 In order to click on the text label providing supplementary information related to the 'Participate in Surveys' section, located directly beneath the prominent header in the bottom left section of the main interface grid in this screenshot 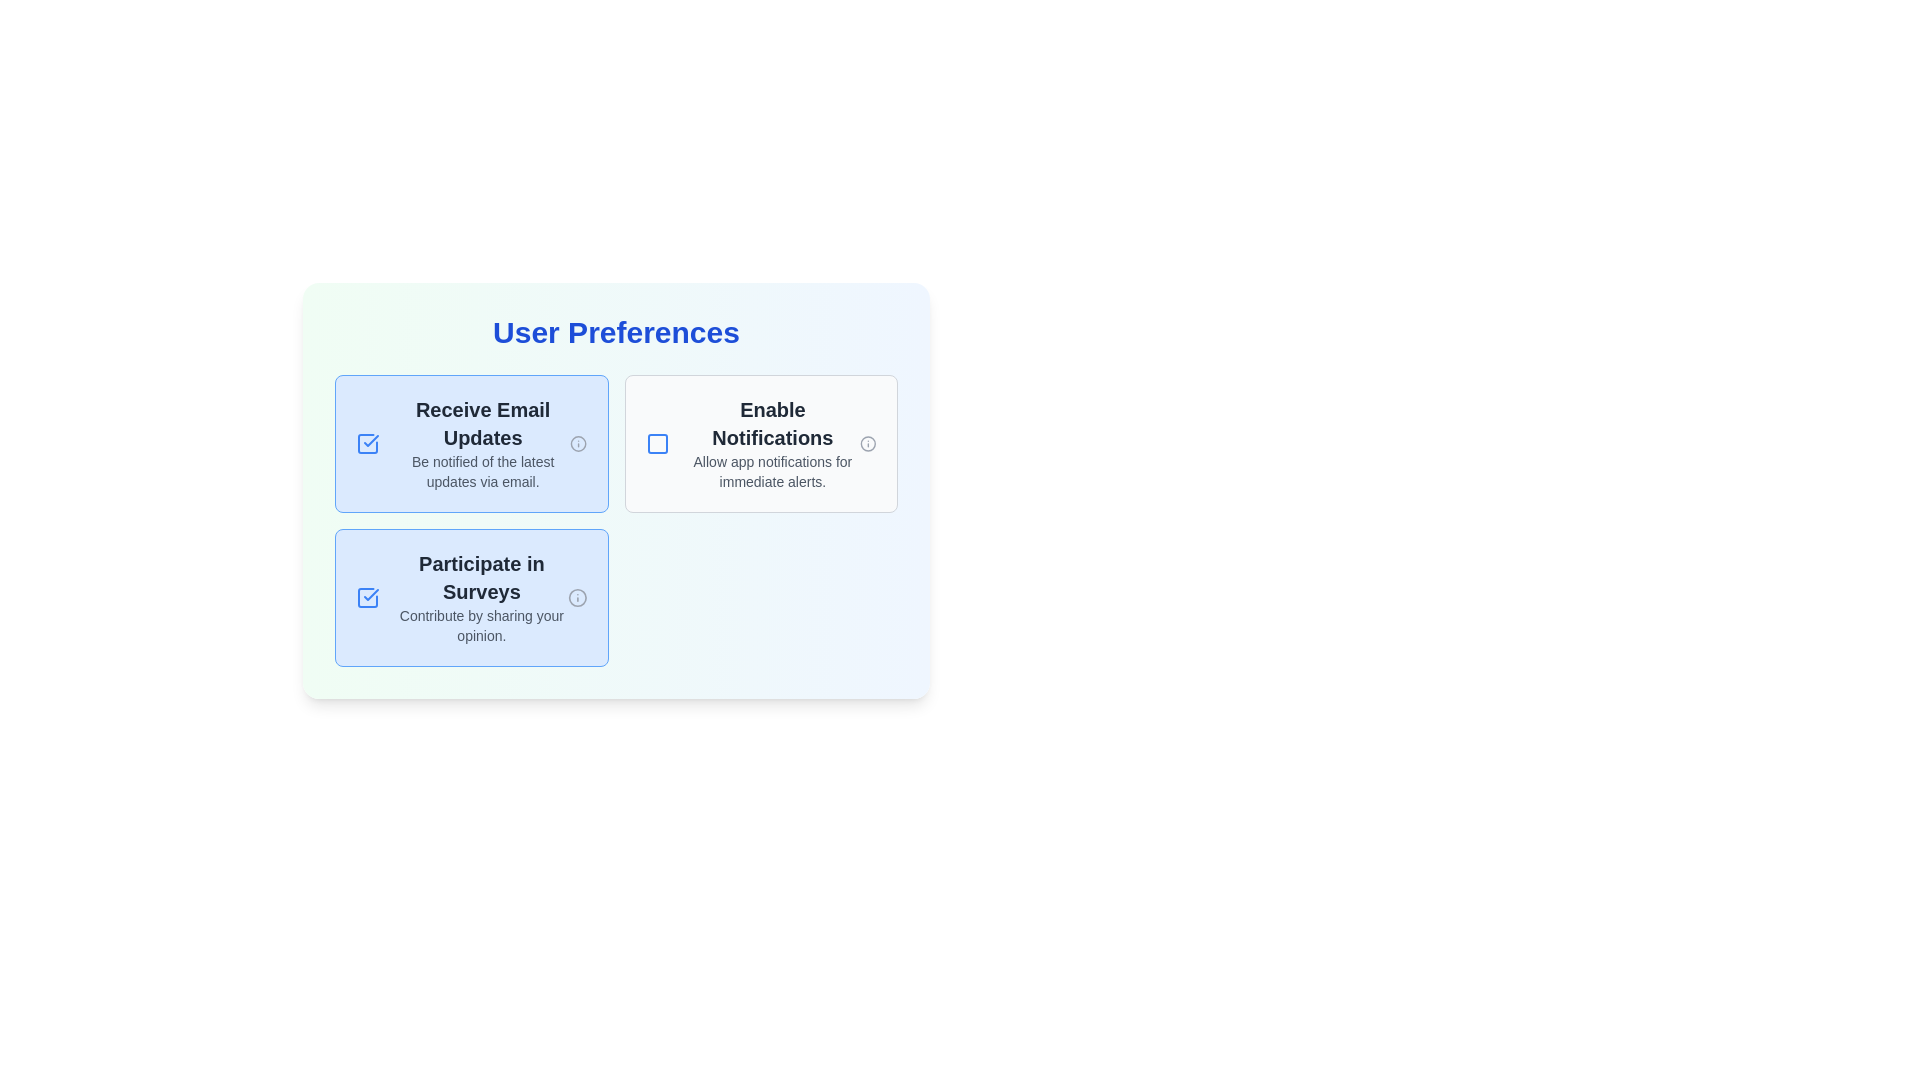, I will do `click(481, 624)`.